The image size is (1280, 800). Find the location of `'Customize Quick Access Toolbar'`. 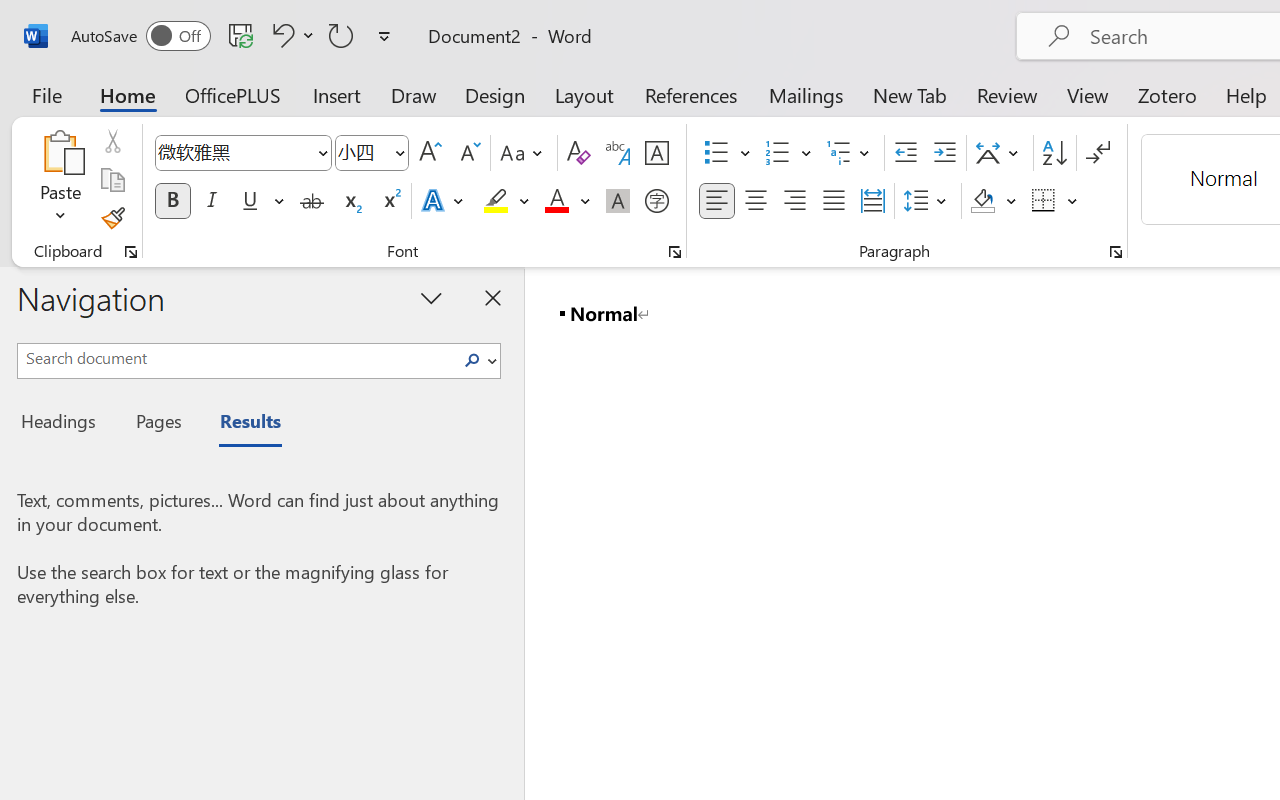

'Customize Quick Access Toolbar' is located at coordinates (384, 35).